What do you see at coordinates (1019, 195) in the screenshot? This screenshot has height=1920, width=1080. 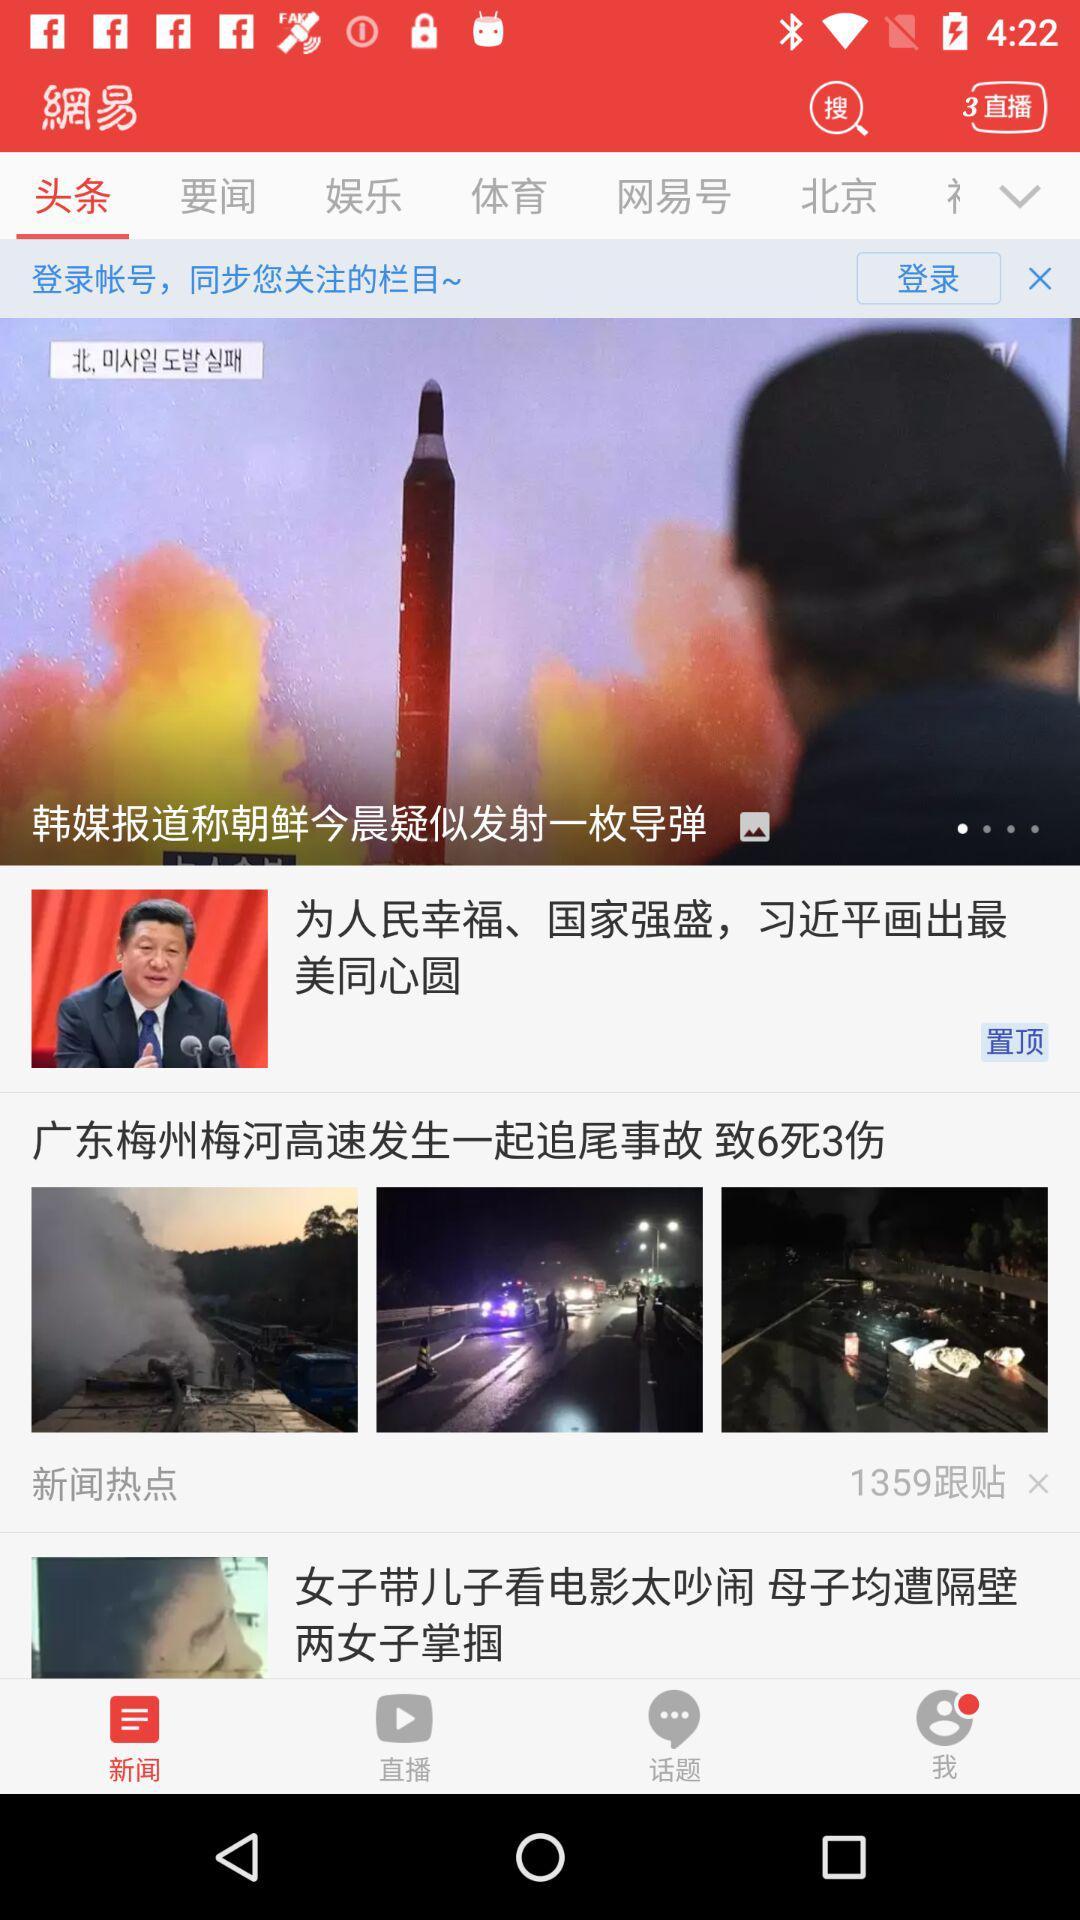 I see `the expand_more icon` at bounding box center [1019, 195].